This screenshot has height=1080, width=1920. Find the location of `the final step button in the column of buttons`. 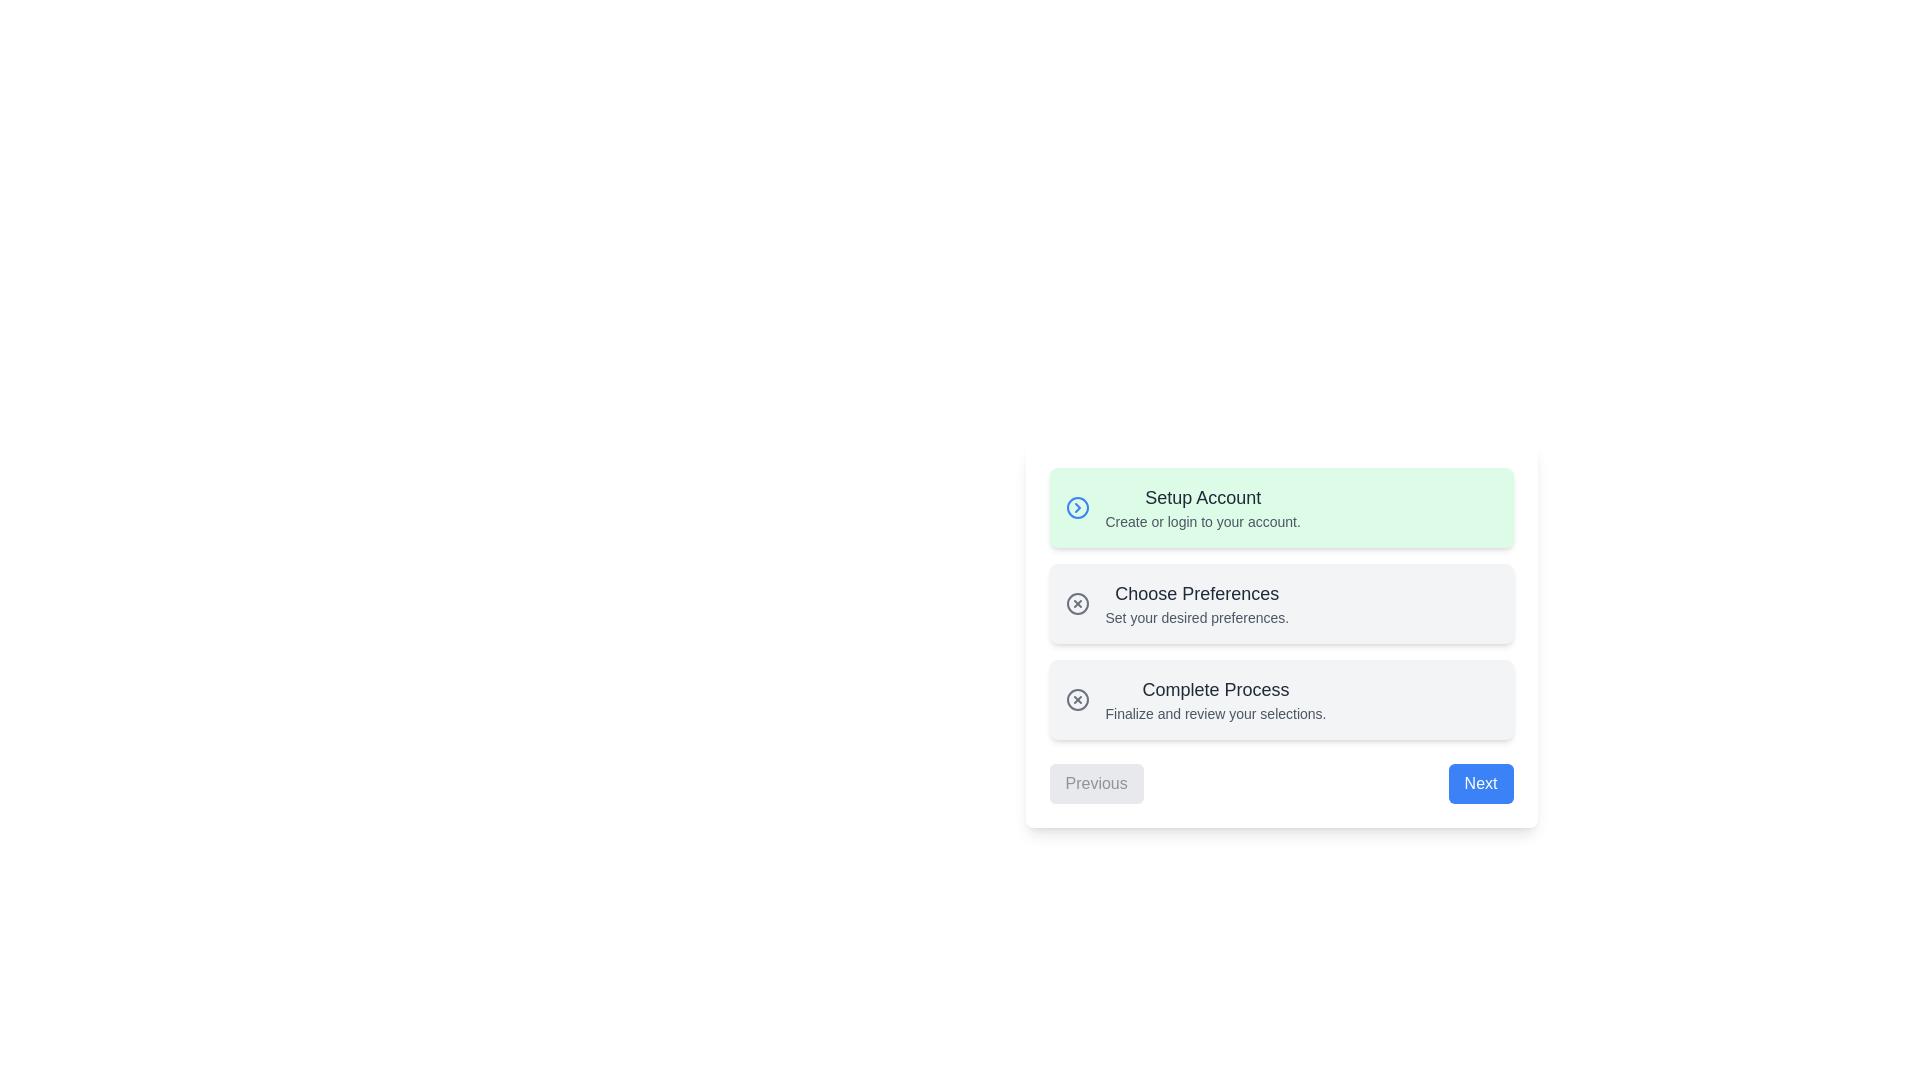

the final step button in the column of buttons is located at coordinates (1281, 698).